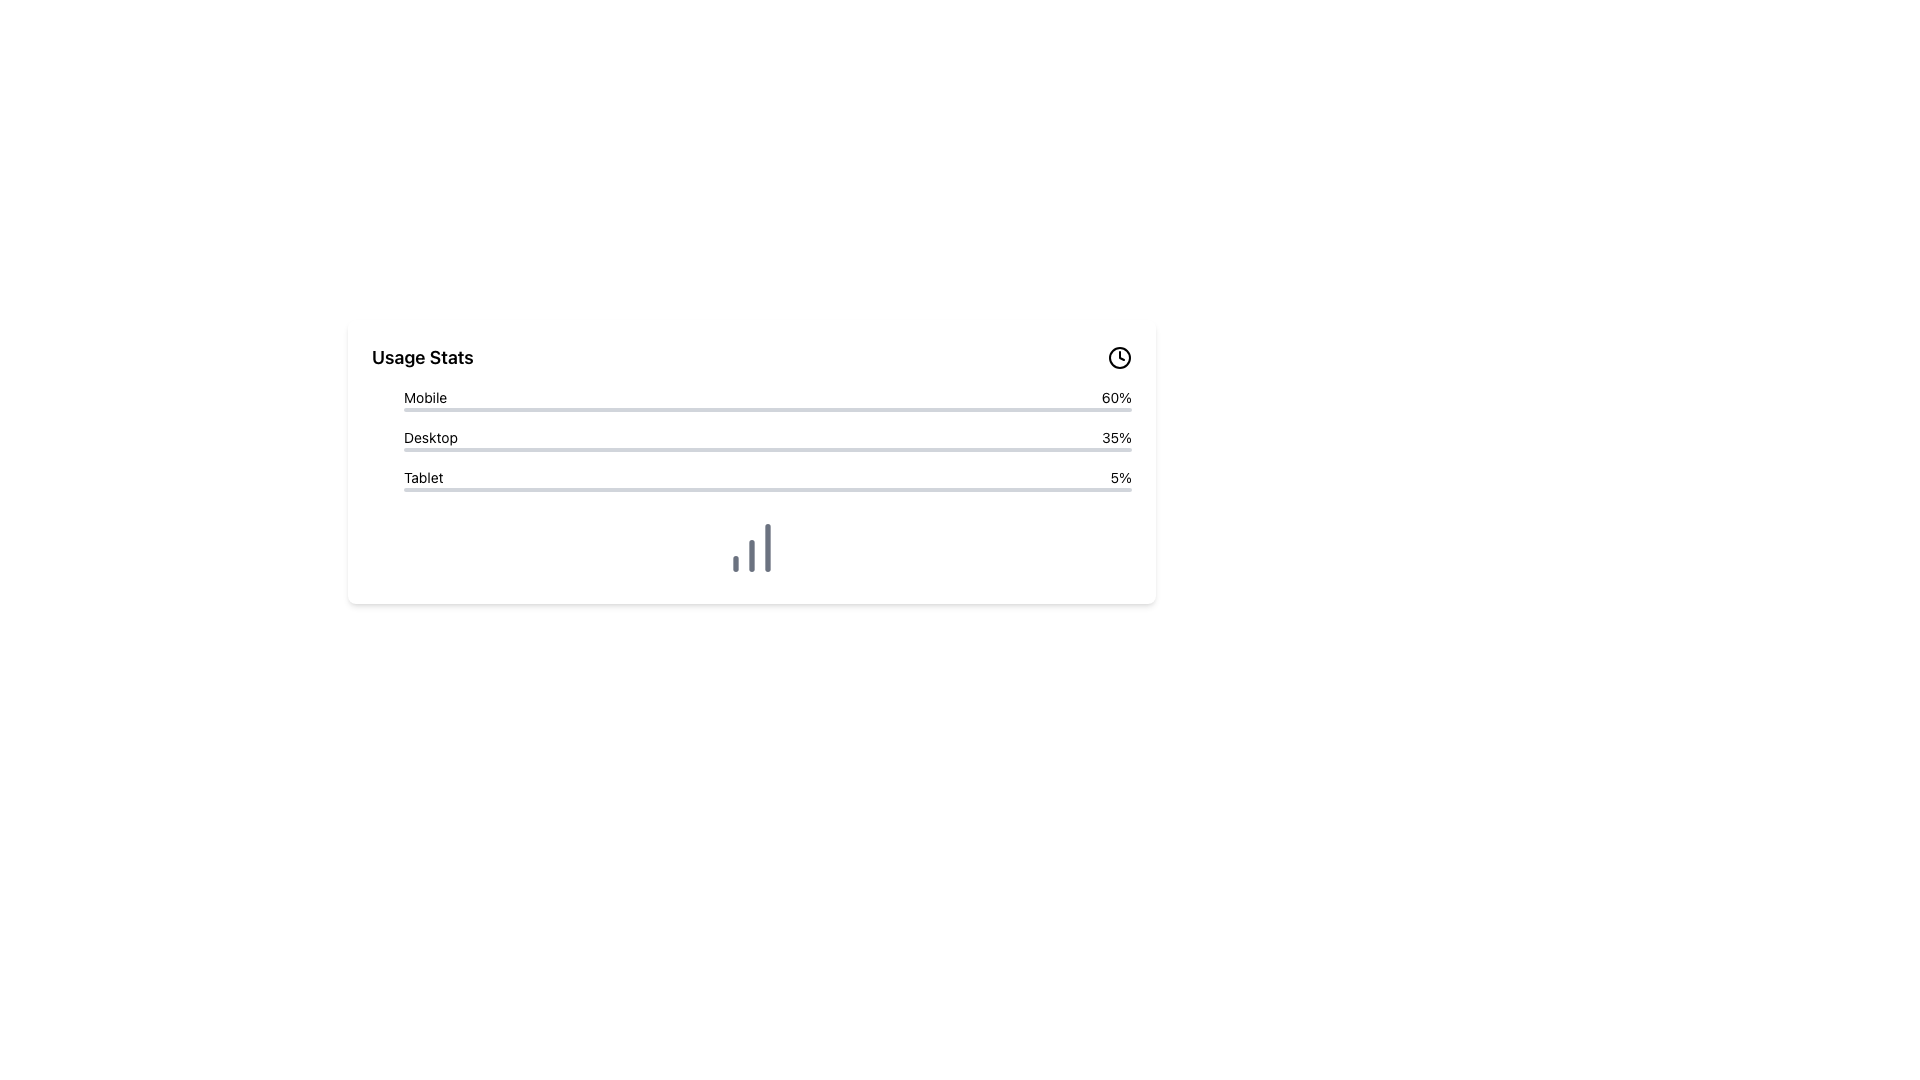 This screenshot has width=1920, height=1080. I want to click on the usage statistics panel that displays data for mobile, desktop, and tablet platforms, which is located above a chart-like graphic, so click(751, 462).